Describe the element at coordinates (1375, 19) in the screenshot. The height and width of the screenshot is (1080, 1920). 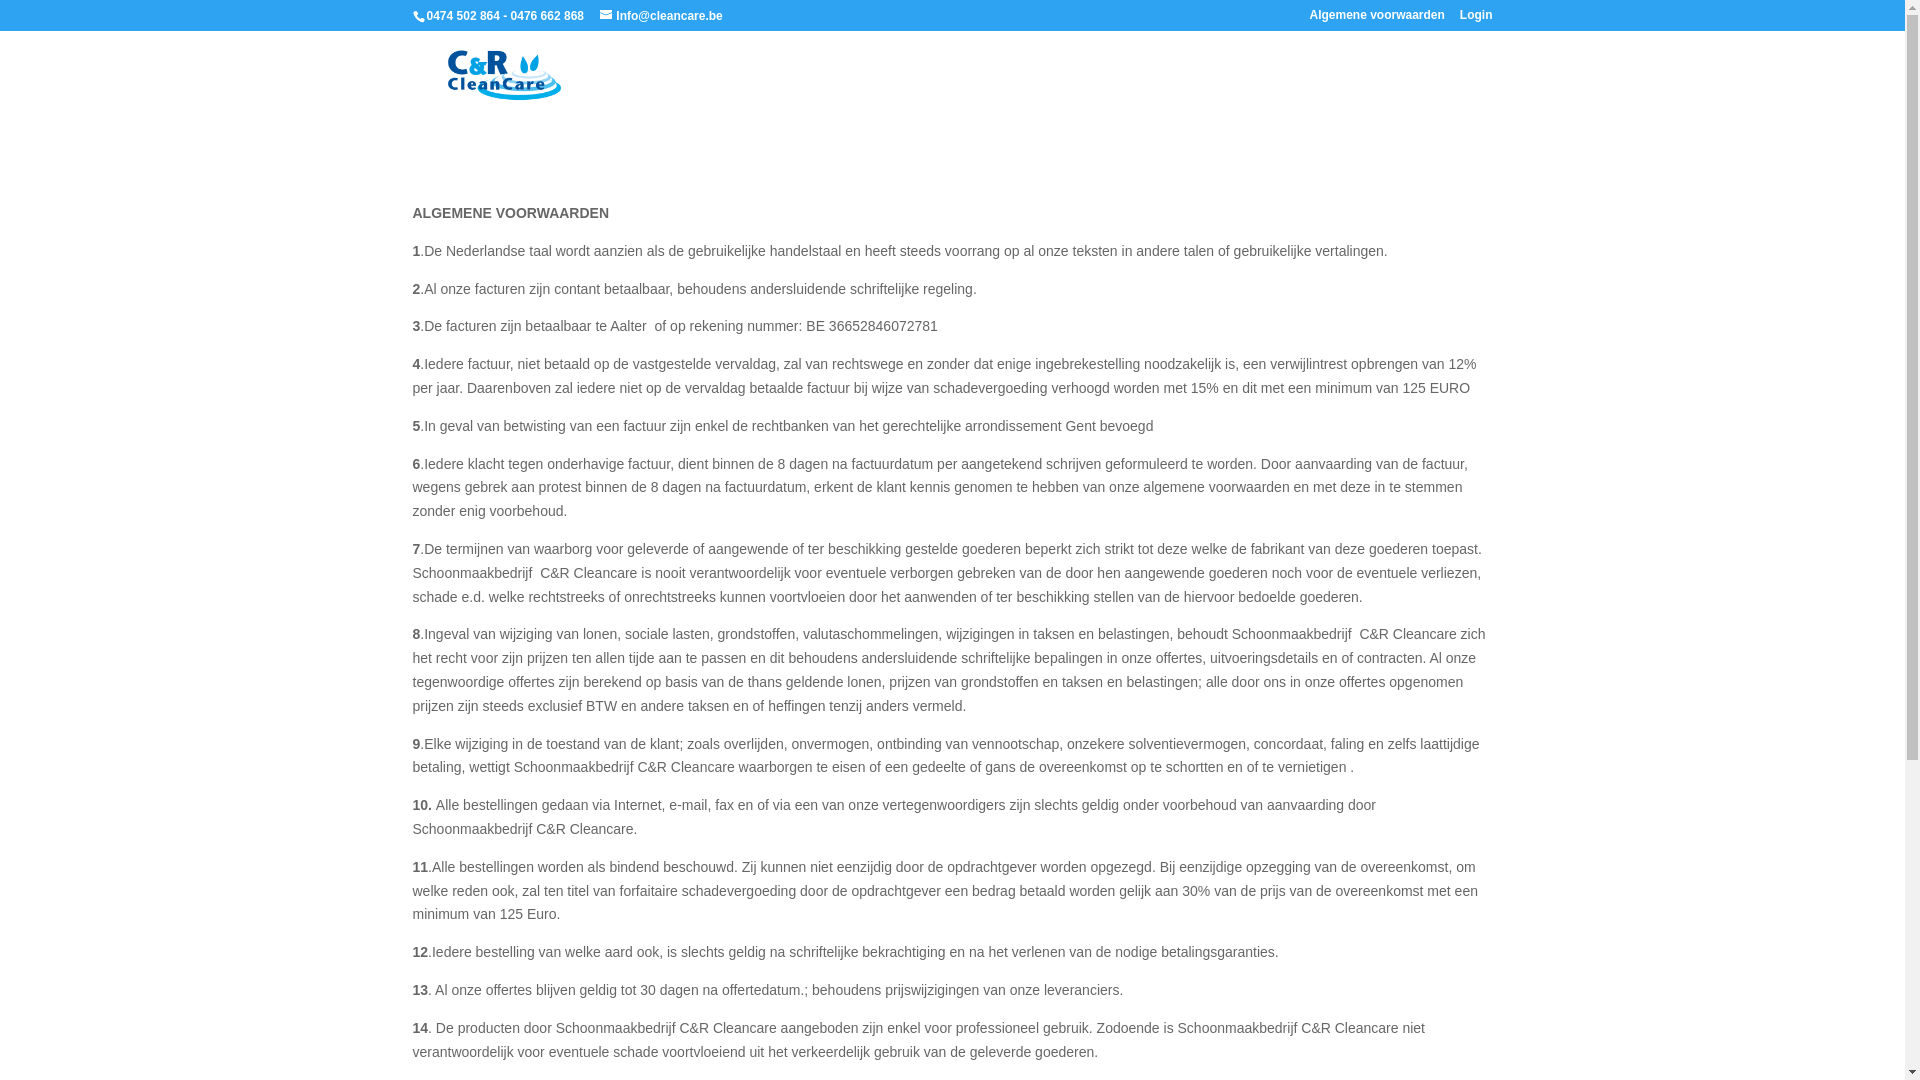
I see `'Algemene voorwaarden'` at that location.